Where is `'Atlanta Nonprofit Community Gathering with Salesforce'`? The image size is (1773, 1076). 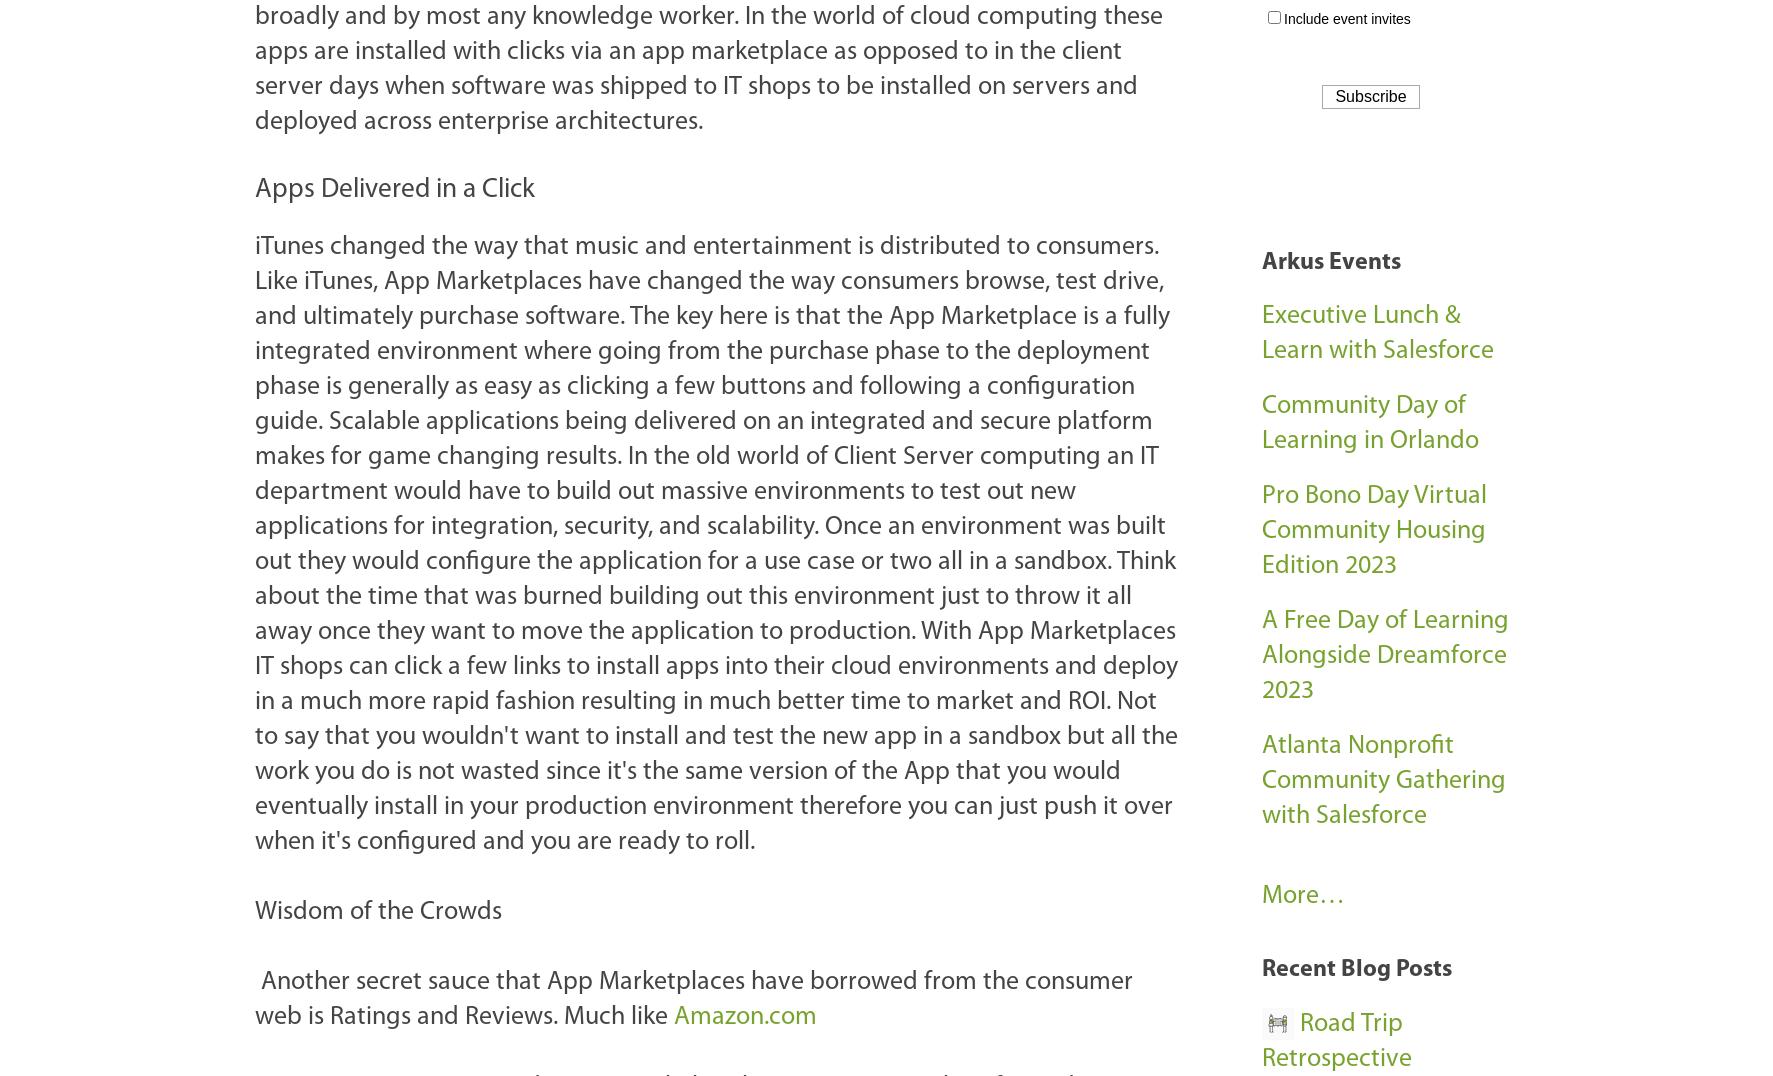
'Atlanta Nonprofit Community Gathering with Salesforce' is located at coordinates (1383, 781).